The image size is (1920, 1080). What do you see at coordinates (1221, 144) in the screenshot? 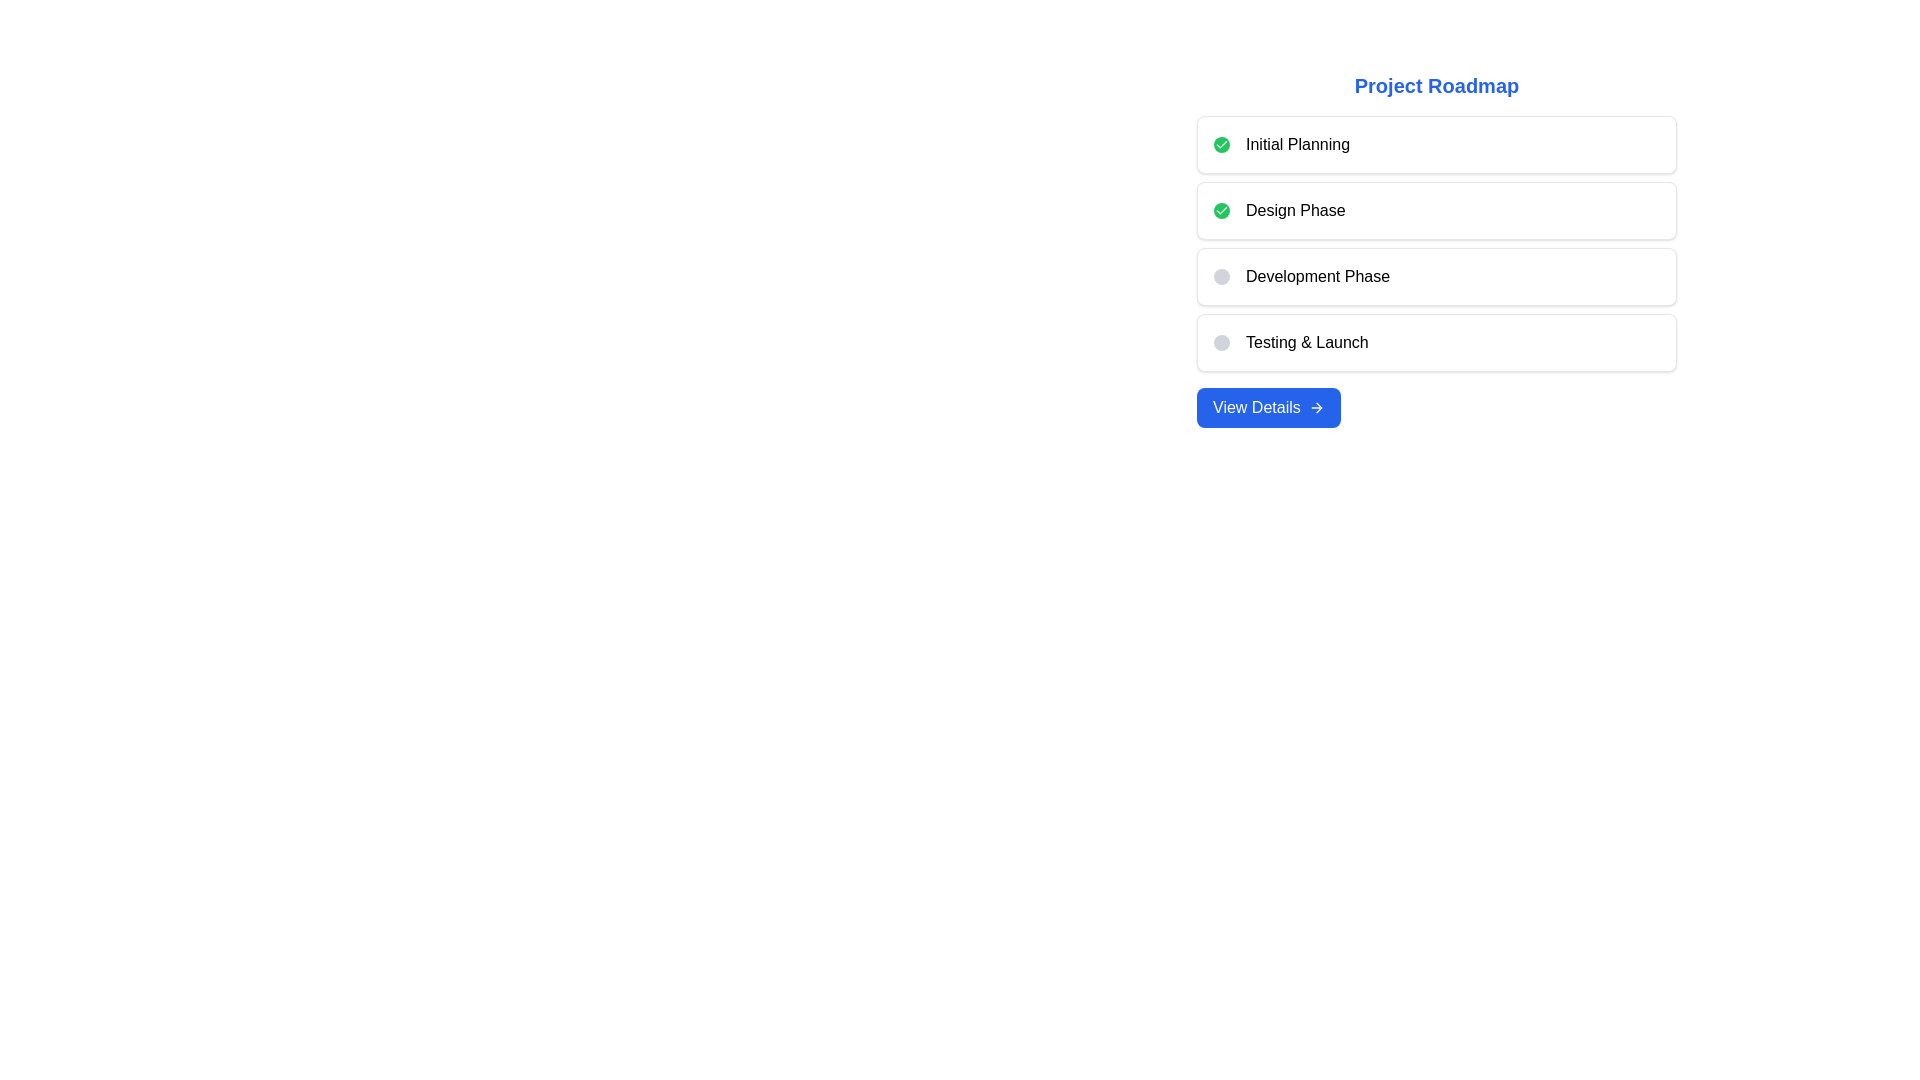
I see `the Status indicator for the 'Initial Planning' phase, which is represented by a green checkmark and is located at the far left of its row, within a white rectangular card with rounded corners` at bounding box center [1221, 144].